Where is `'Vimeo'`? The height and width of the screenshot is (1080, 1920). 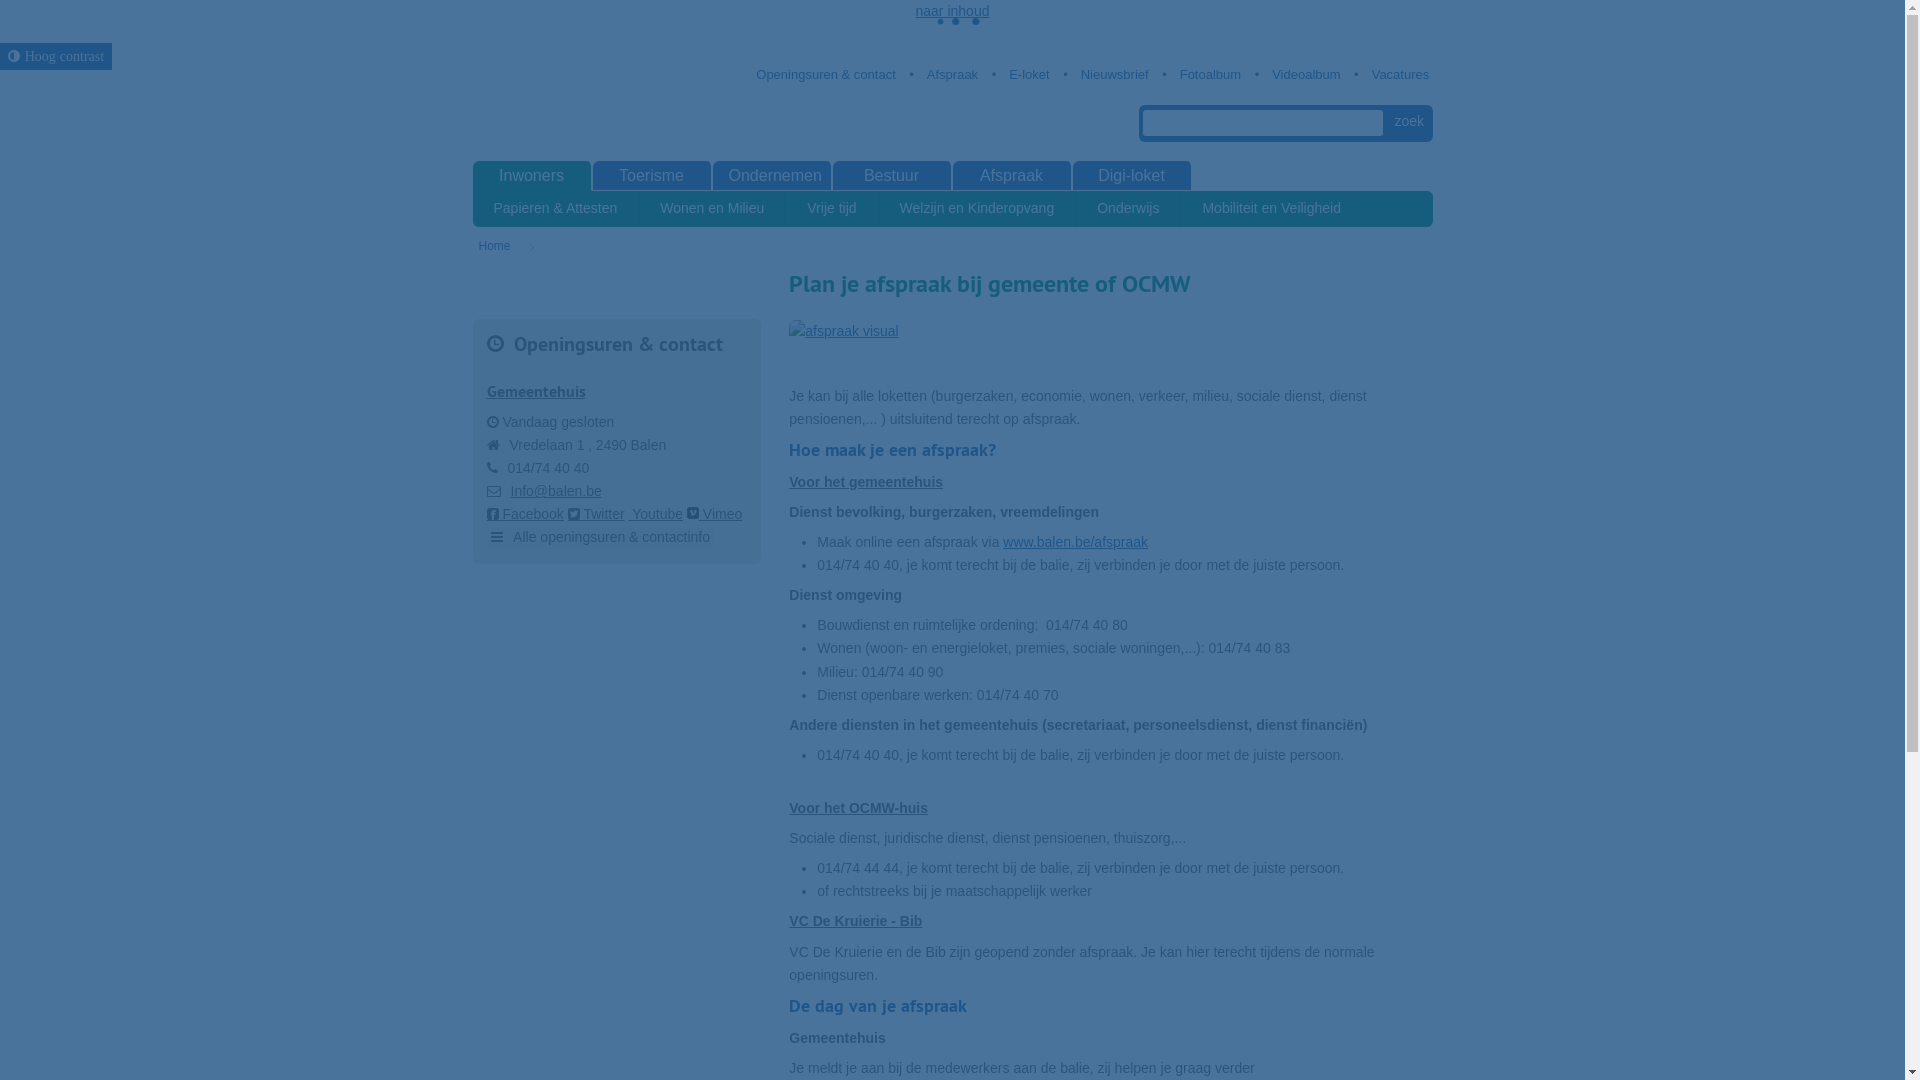 'Vimeo' is located at coordinates (714, 512).